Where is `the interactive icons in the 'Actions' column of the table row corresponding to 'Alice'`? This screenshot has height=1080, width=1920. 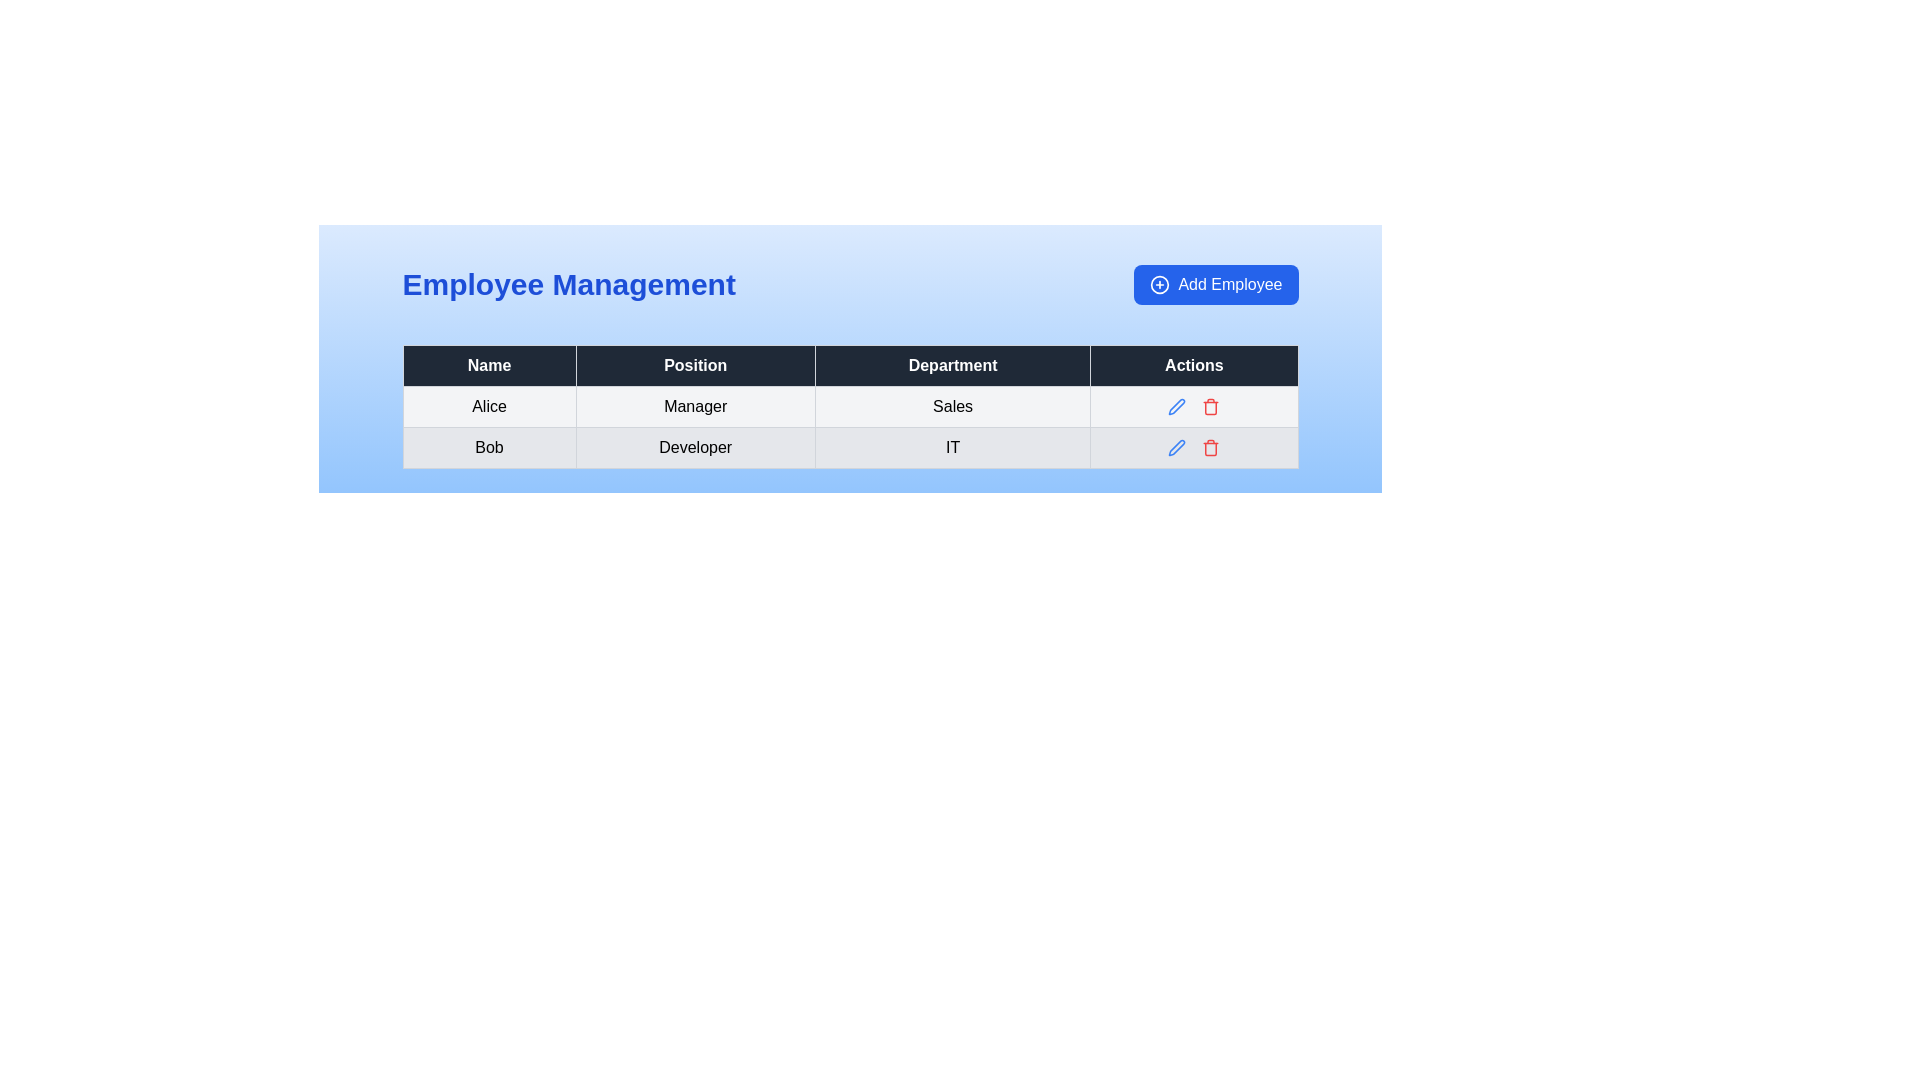
the interactive icons in the 'Actions' column of the table row corresponding to 'Alice' is located at coordinates (1194, 406).